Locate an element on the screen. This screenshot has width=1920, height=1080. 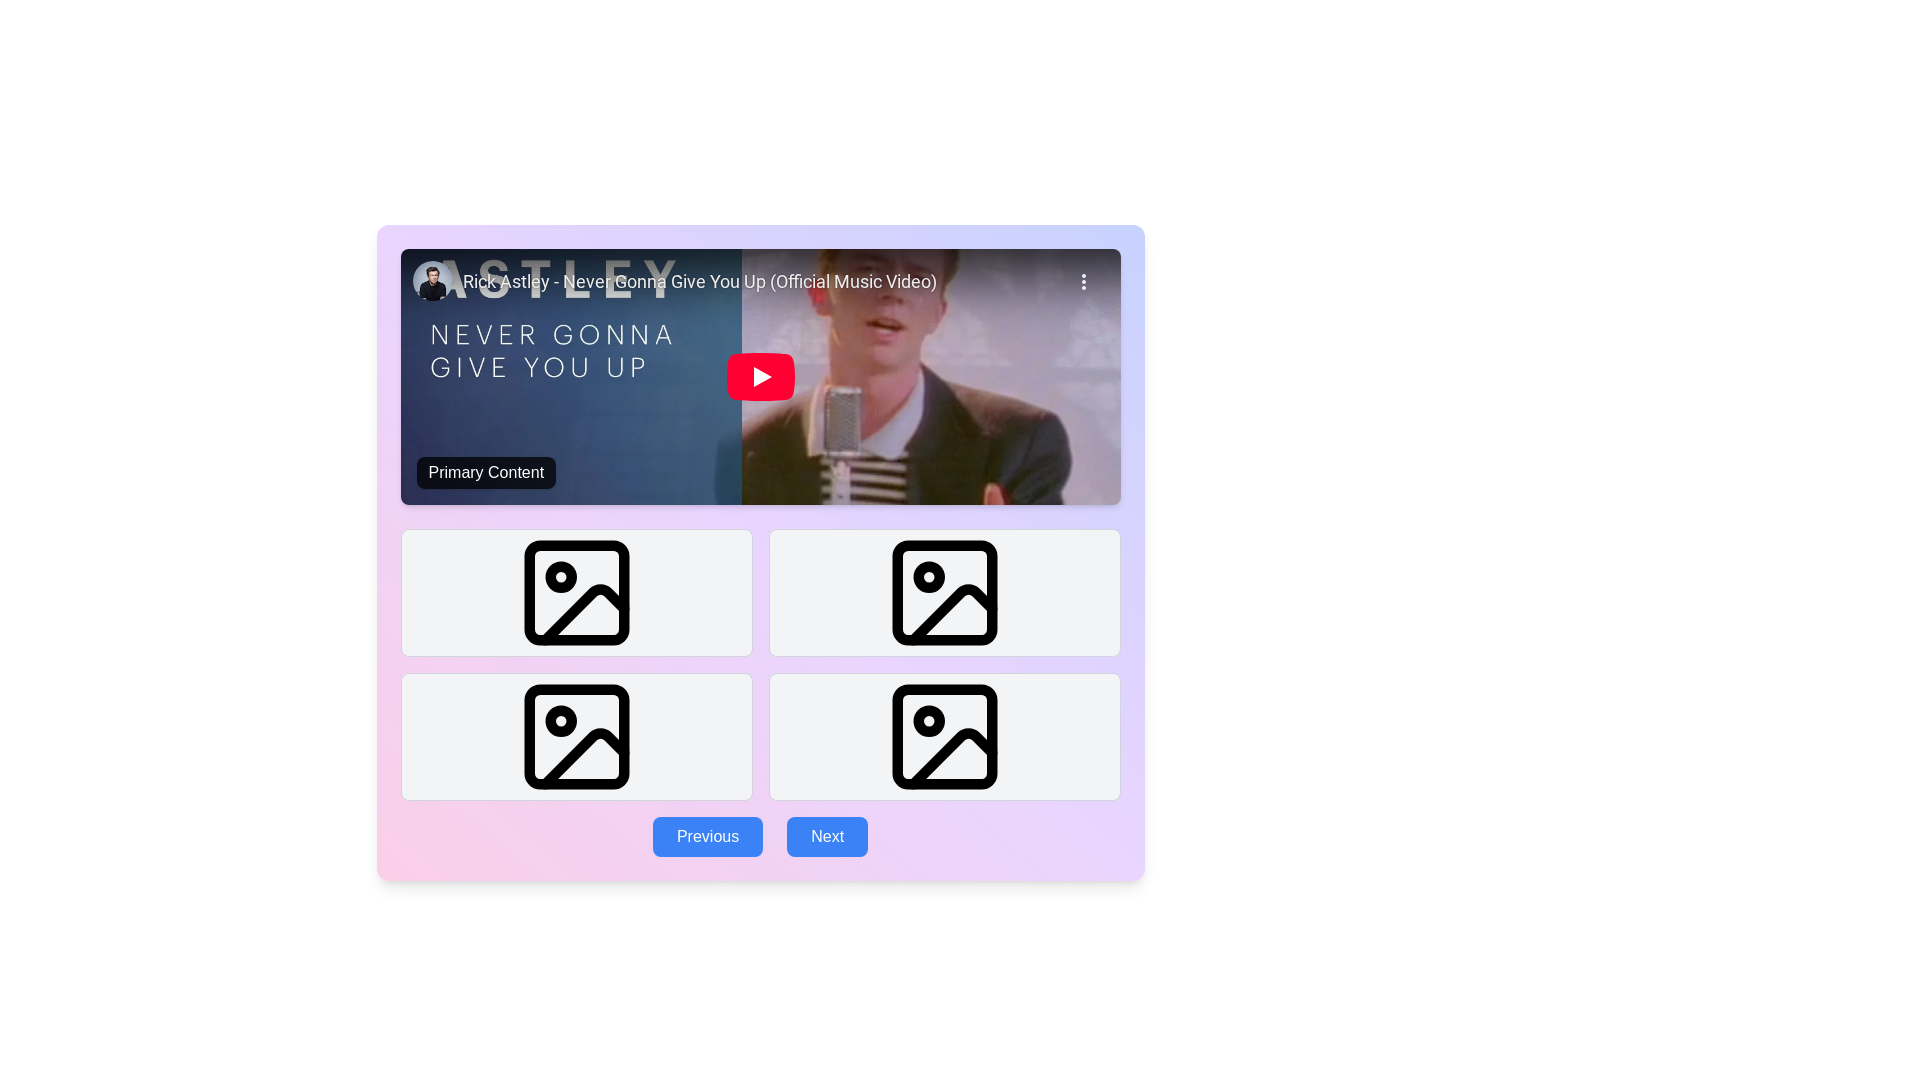
the Image Placeholder located in the second column of the first row within the grid layout is located at coordinates (943, 592).